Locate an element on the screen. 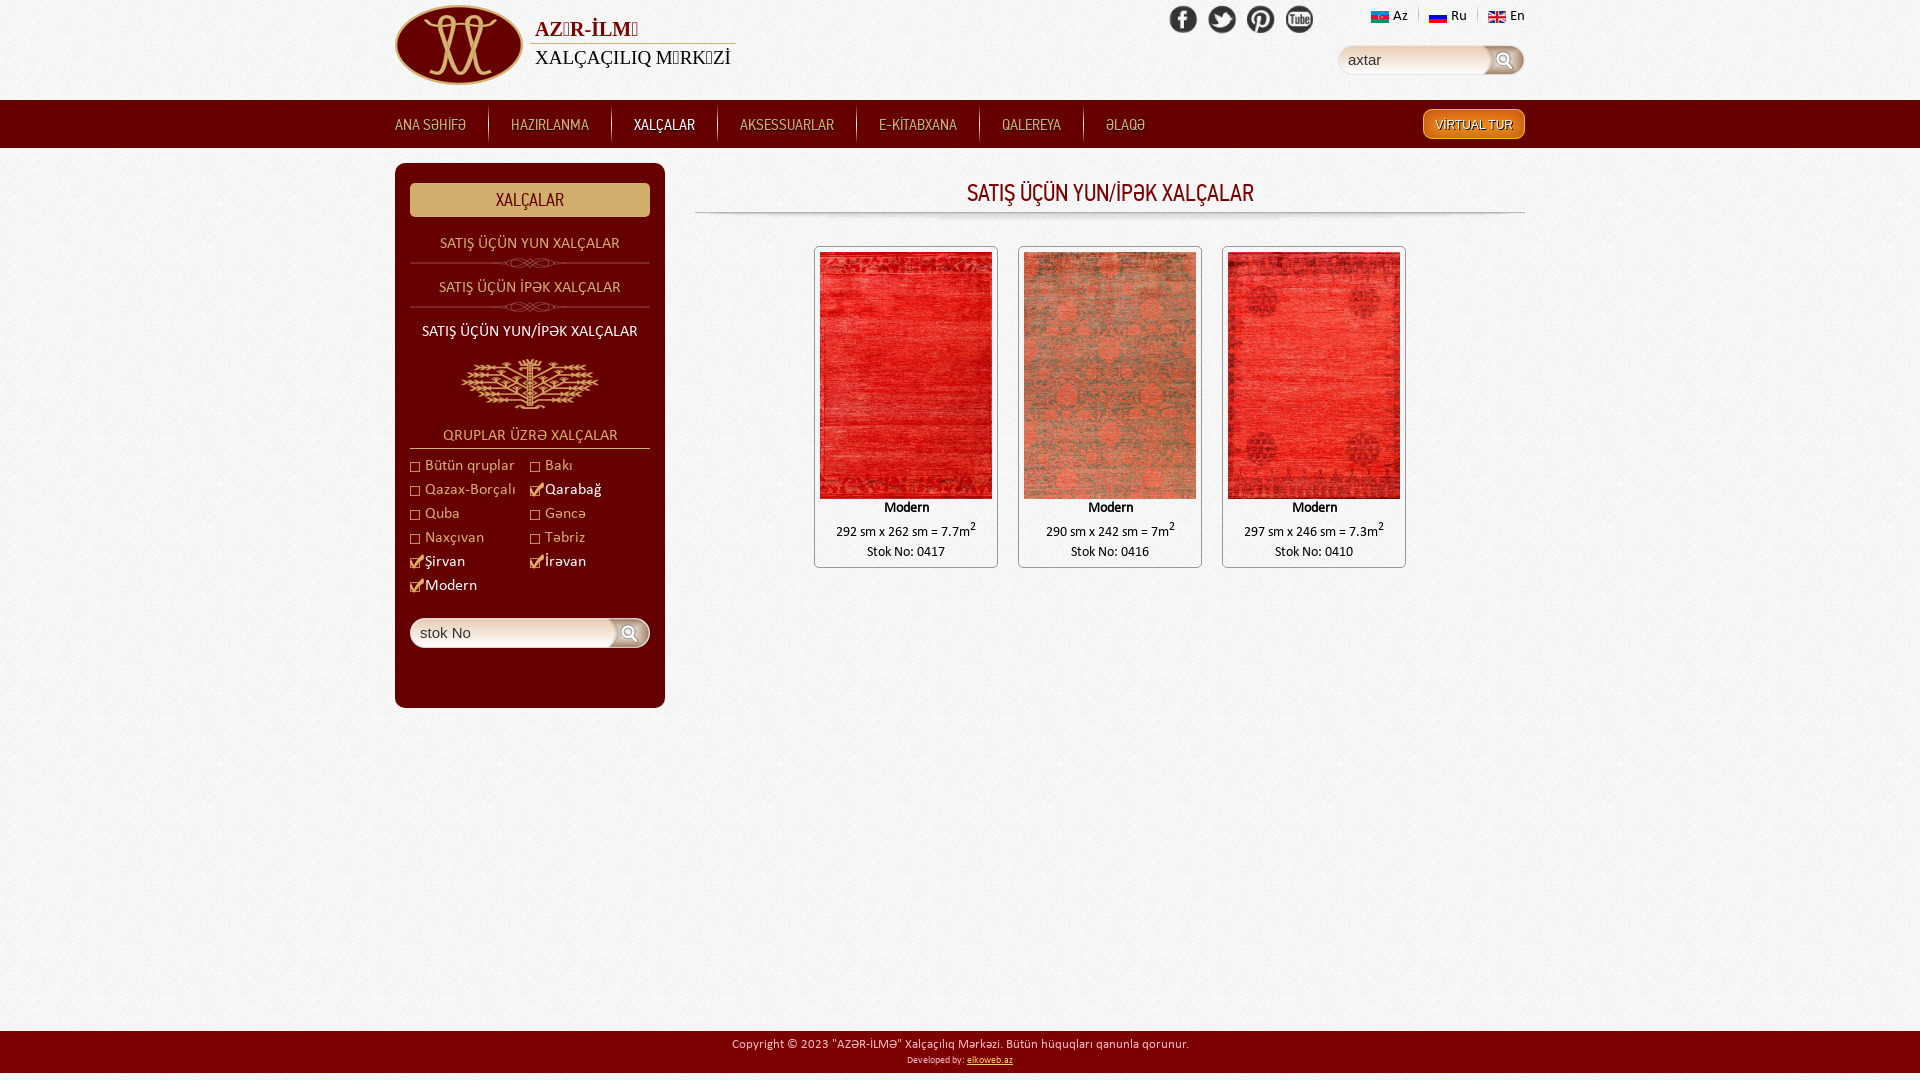 This screenshot has height=1080, width=1920. 'Facebook' is located at coordinates (1183, 19).